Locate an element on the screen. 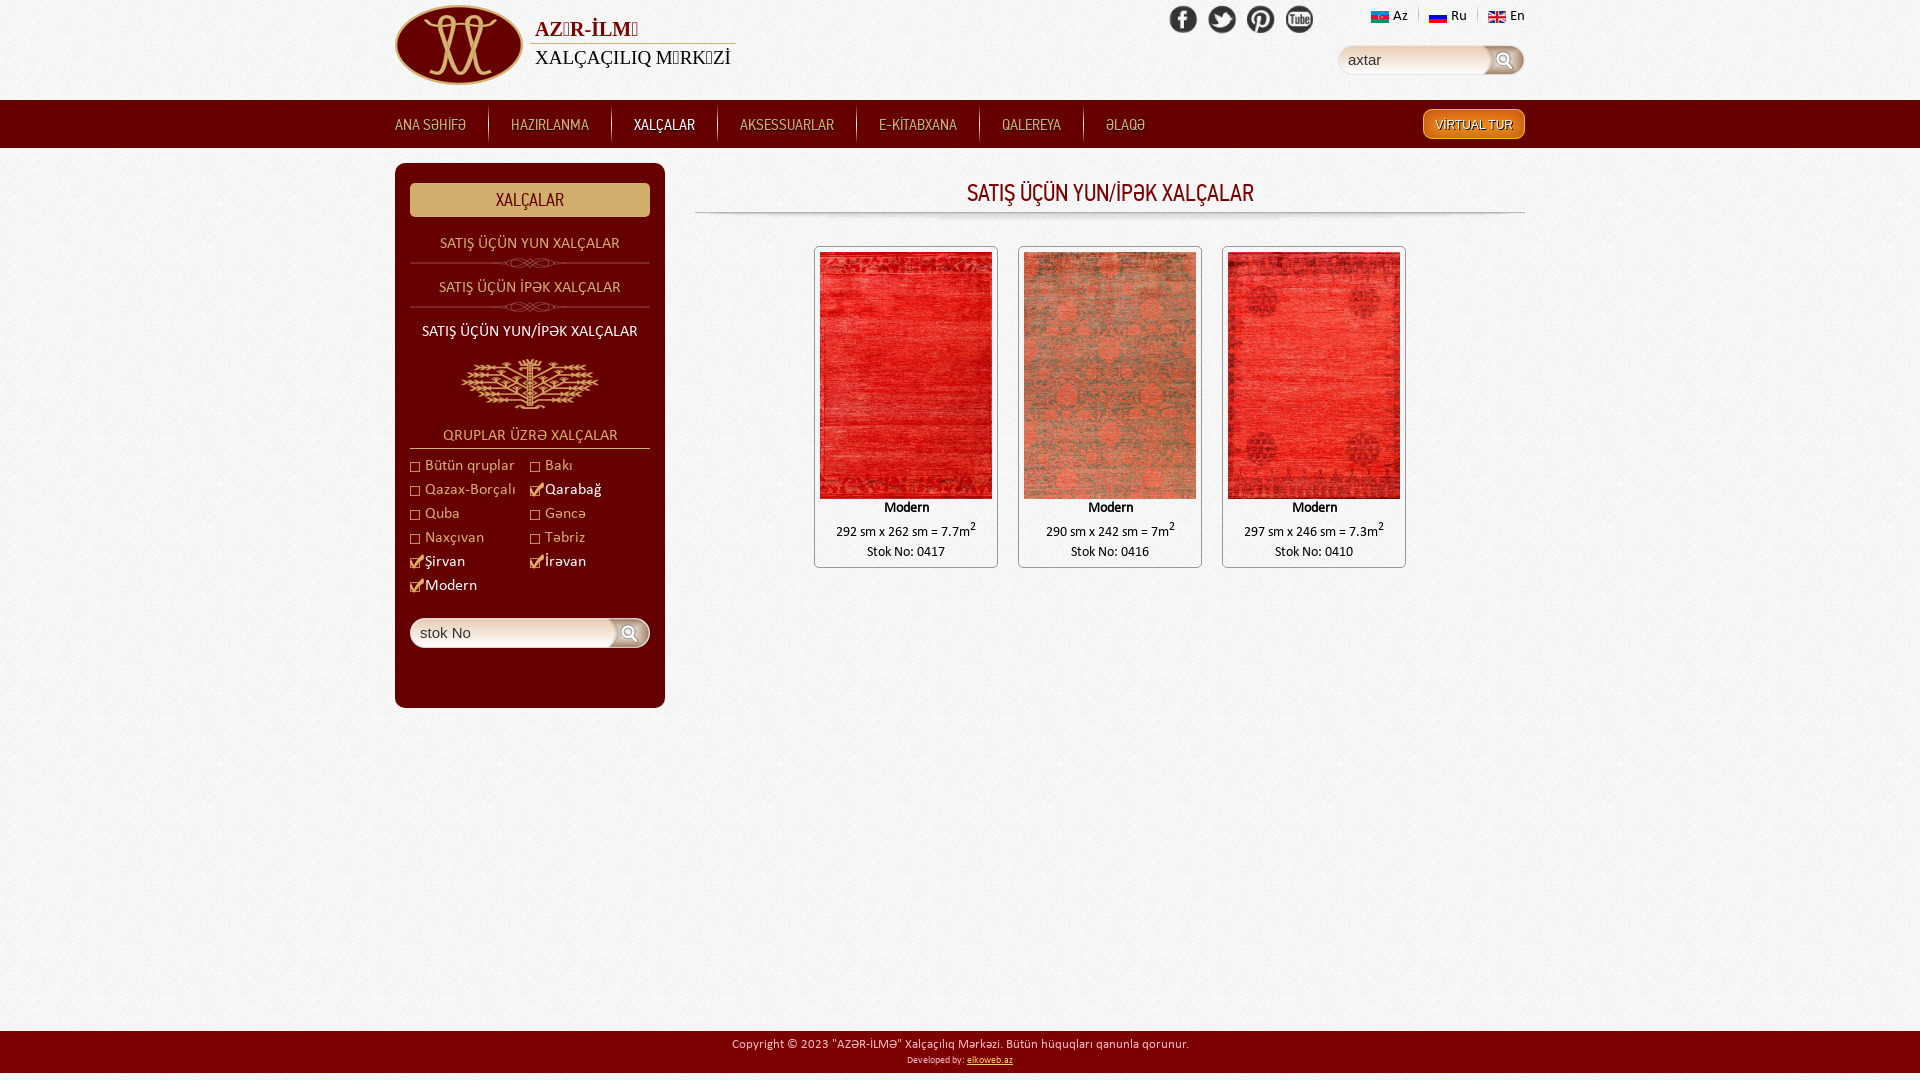 This screenshot has height=1080, width=1920. 'Facebook' is located at coordinates (1183, 19).